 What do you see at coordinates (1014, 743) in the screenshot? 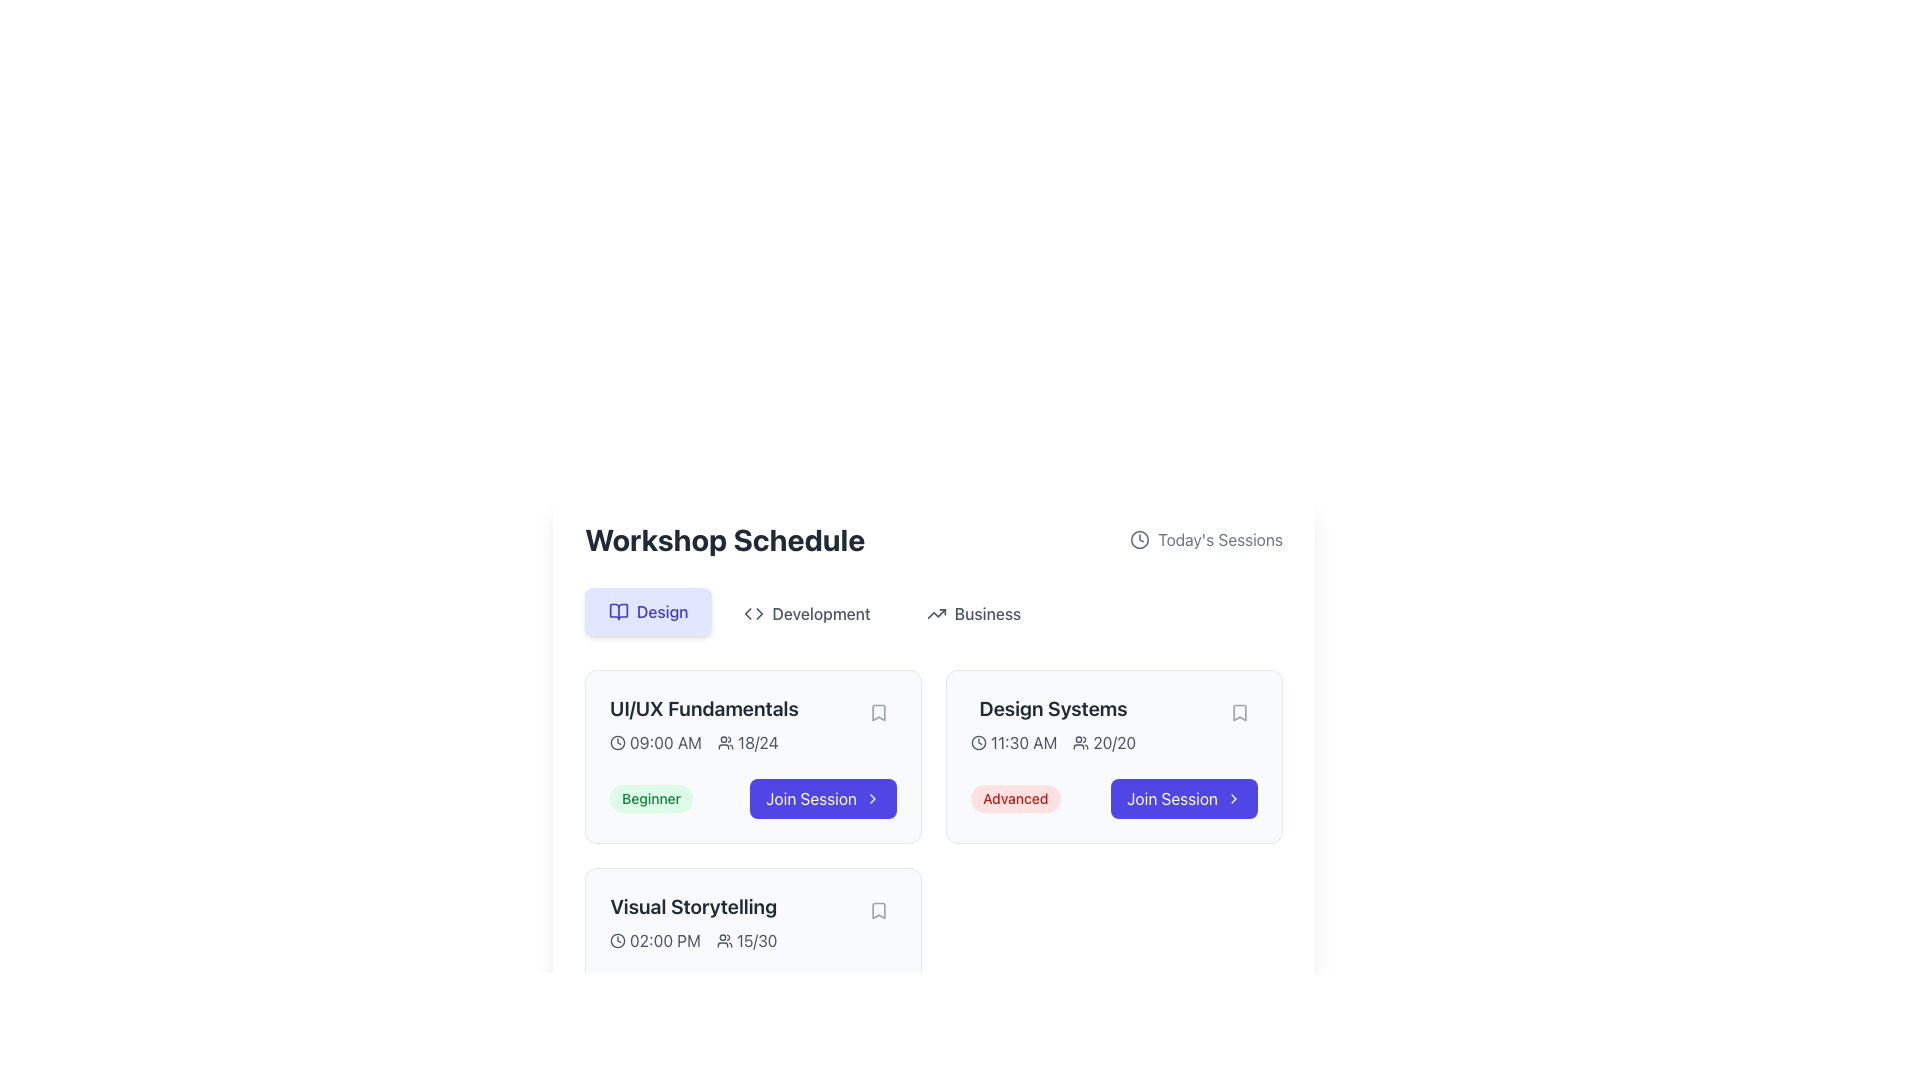
I see `the time information '11:30 AM' displayed next` at bounding box center [1014, 743].